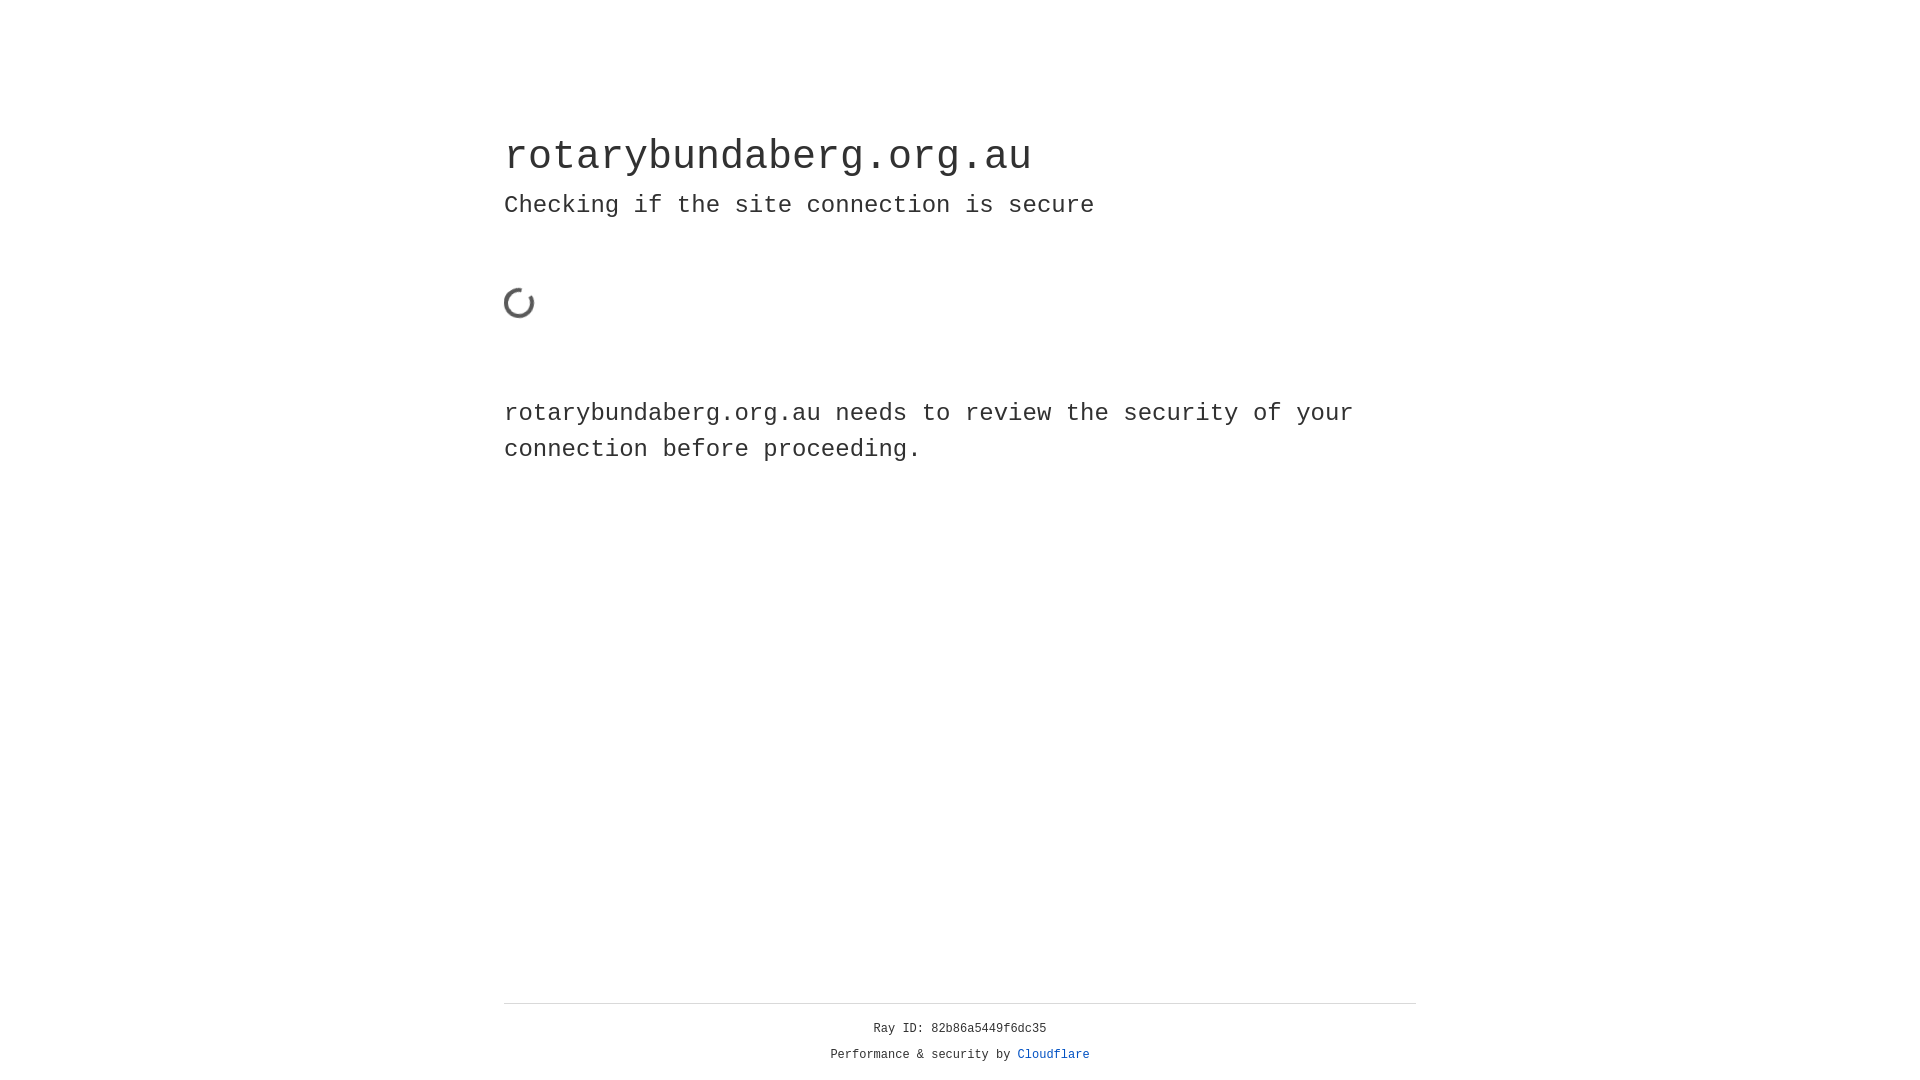 Image resolution: width=1920 pixels, height=1080 pixels. I want to click on 'Cloudflare', so click(1053, 1054).